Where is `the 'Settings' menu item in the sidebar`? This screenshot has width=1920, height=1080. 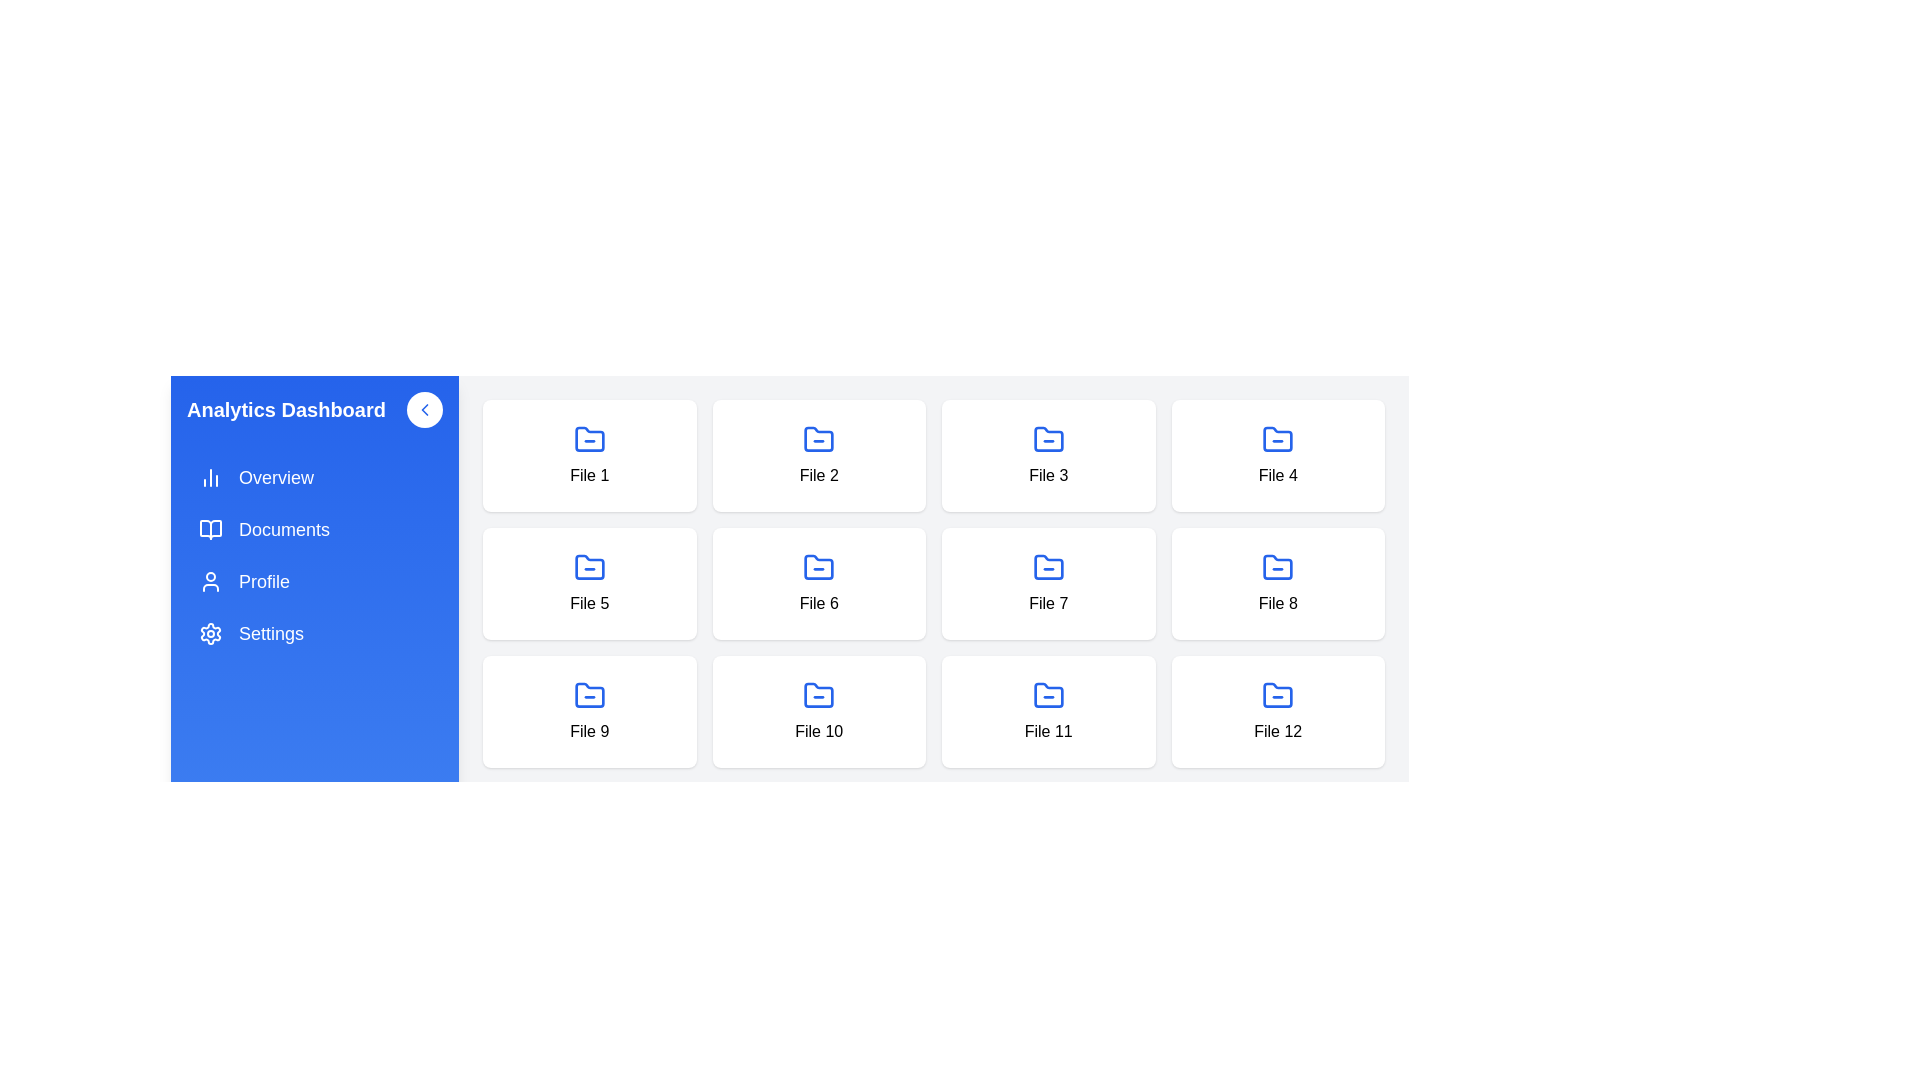
the 'Settings' menu item in the sidebar is located at coordinates (314, 633).